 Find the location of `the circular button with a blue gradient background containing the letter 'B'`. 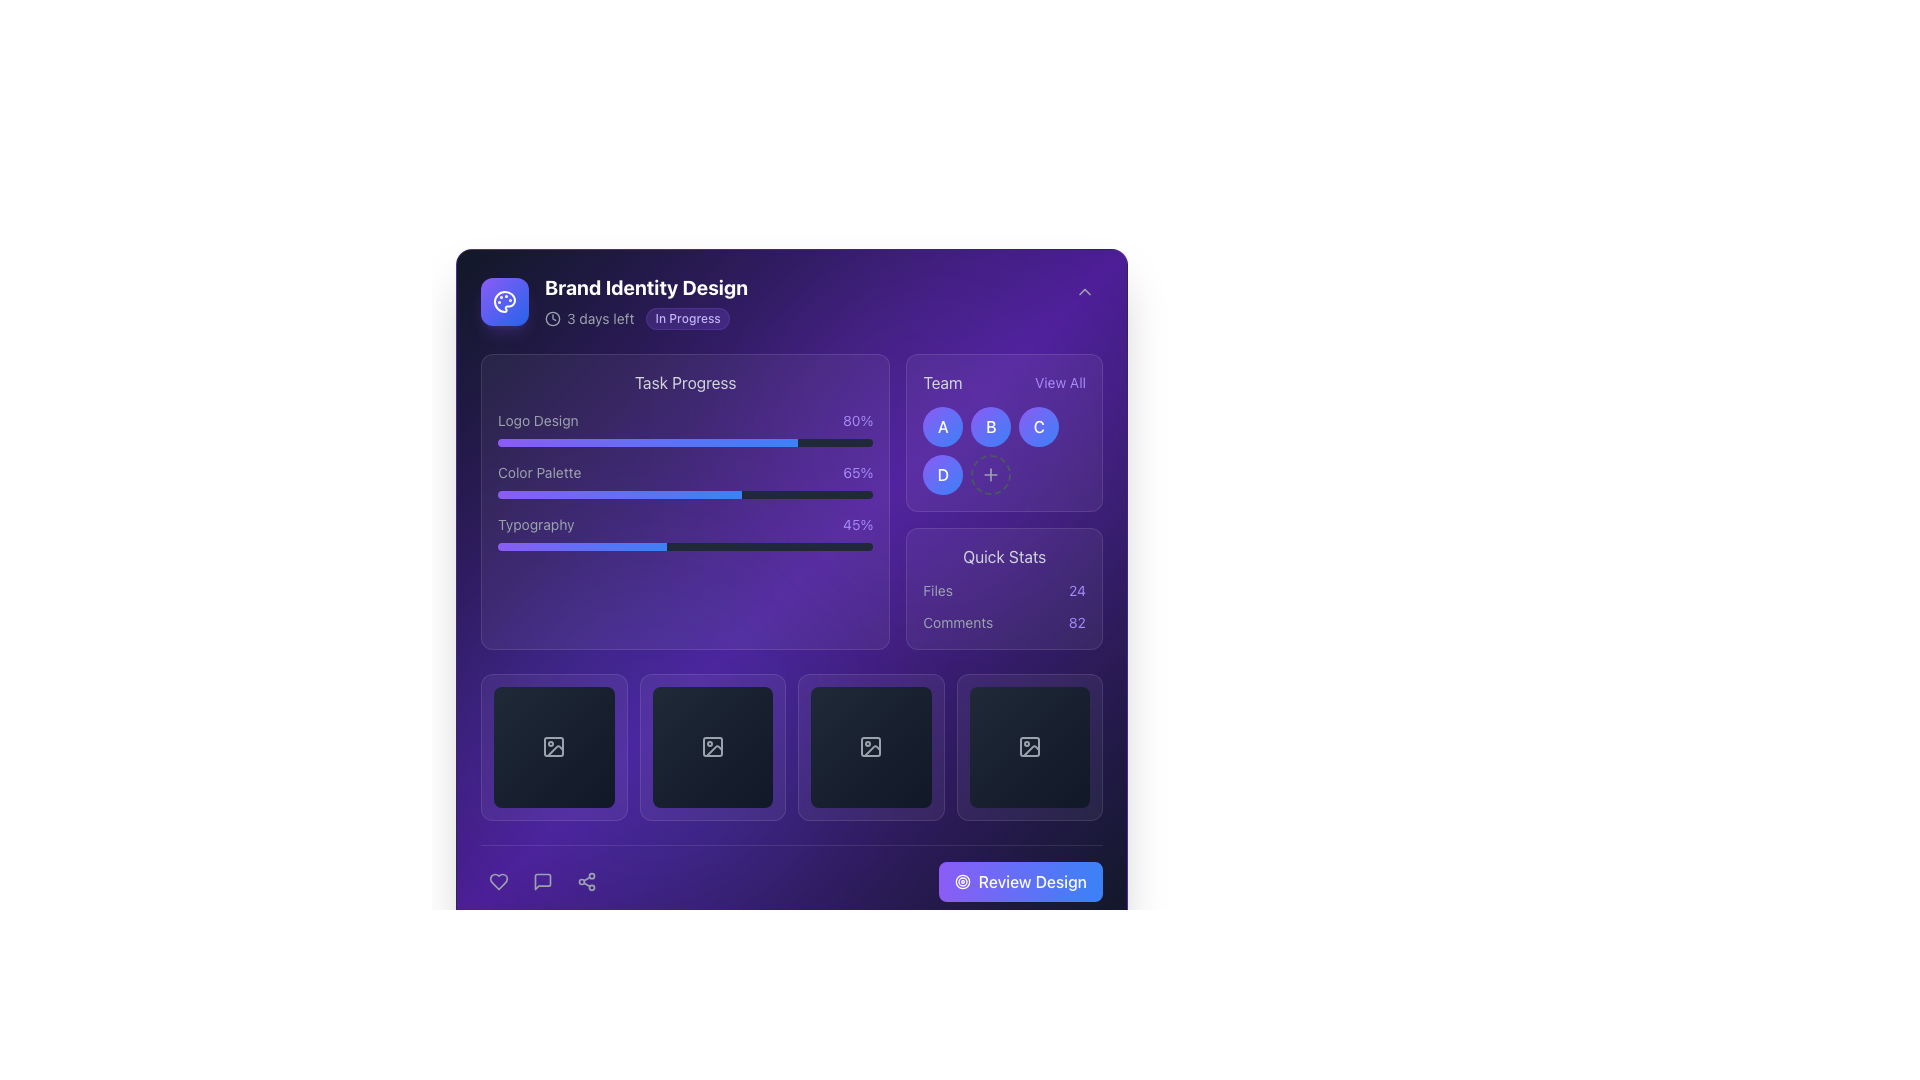

the circular button with a blue gradient background containing the letter 'B' is located at coordinates (1004, 431).